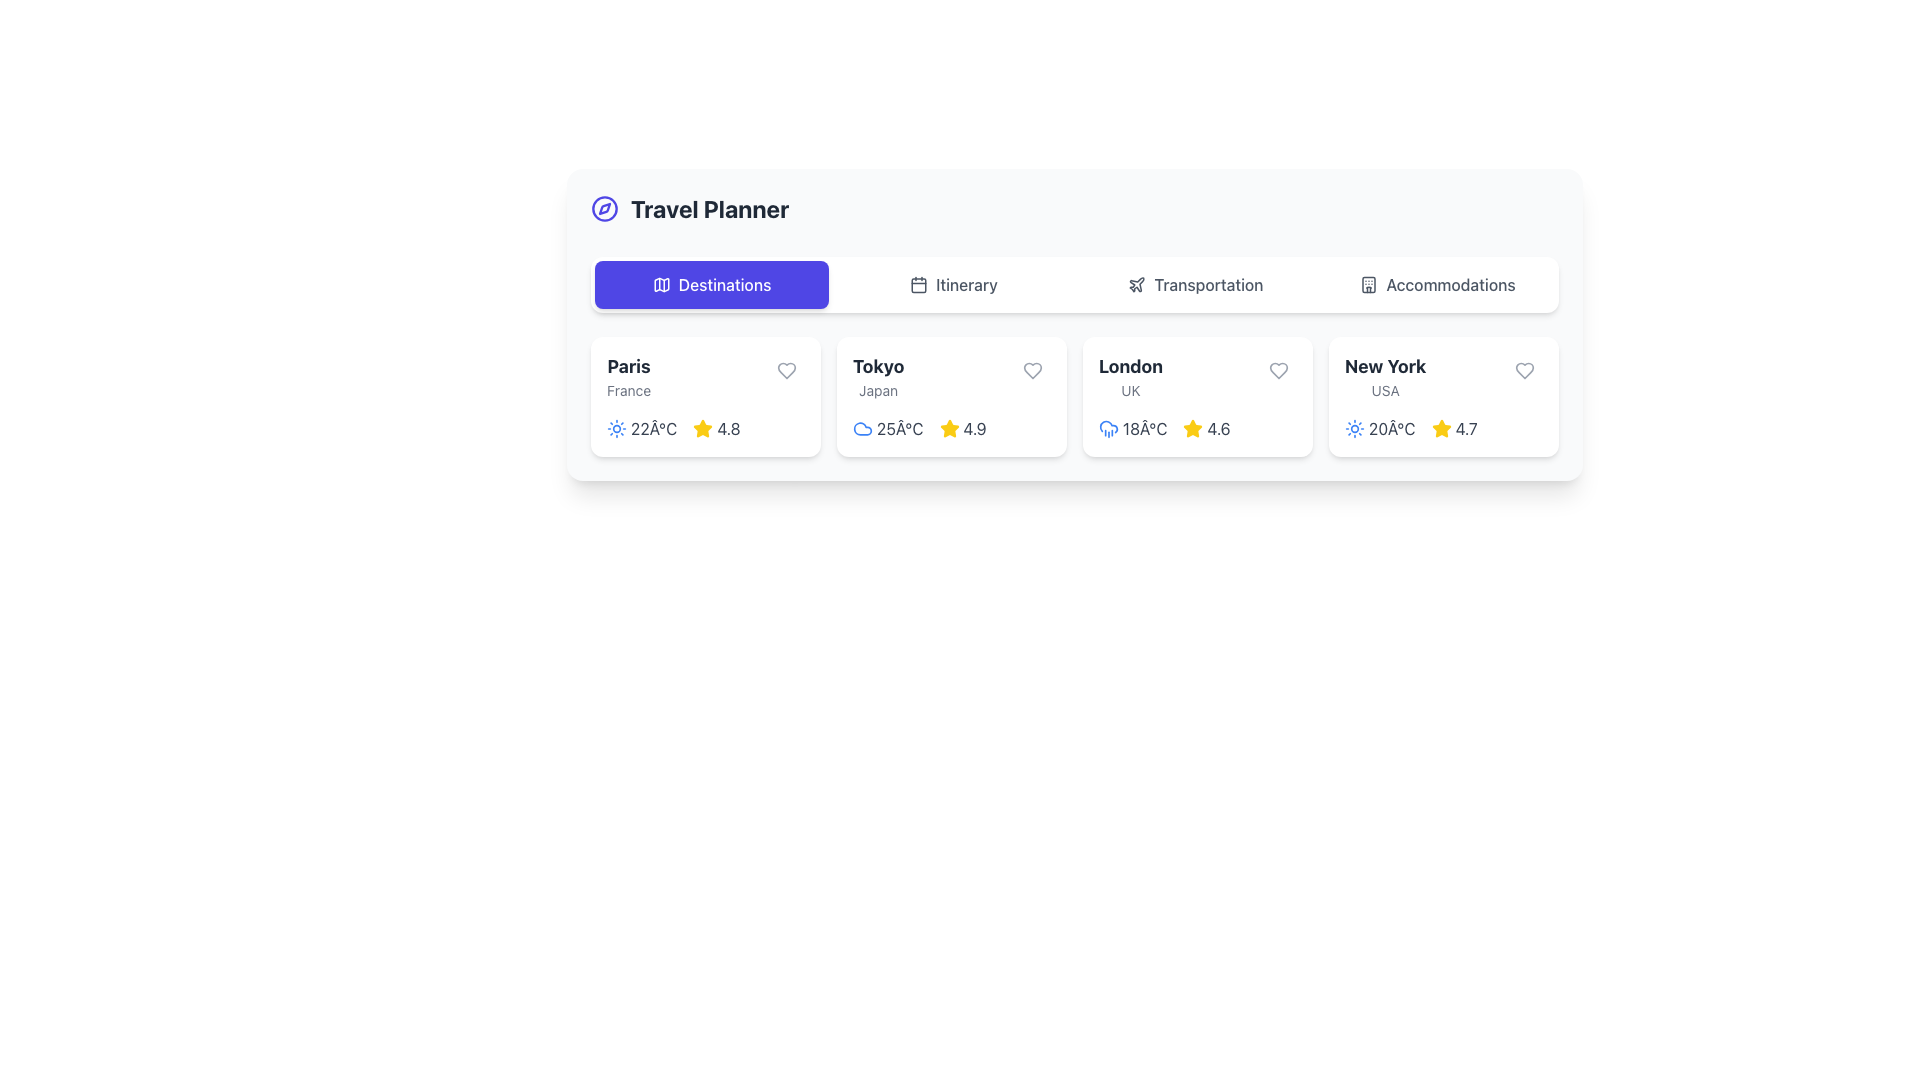 Image resolution: width=1920 pixels, height=1080 pixels. What do you see at coordinates (918, 285) in the screenshot?
I see `the small calendar icon in the navigation area labeled 'Itinerary', which features a square outline with rounded corners and small vertical lines at the top` at bounding box center [918, 285].